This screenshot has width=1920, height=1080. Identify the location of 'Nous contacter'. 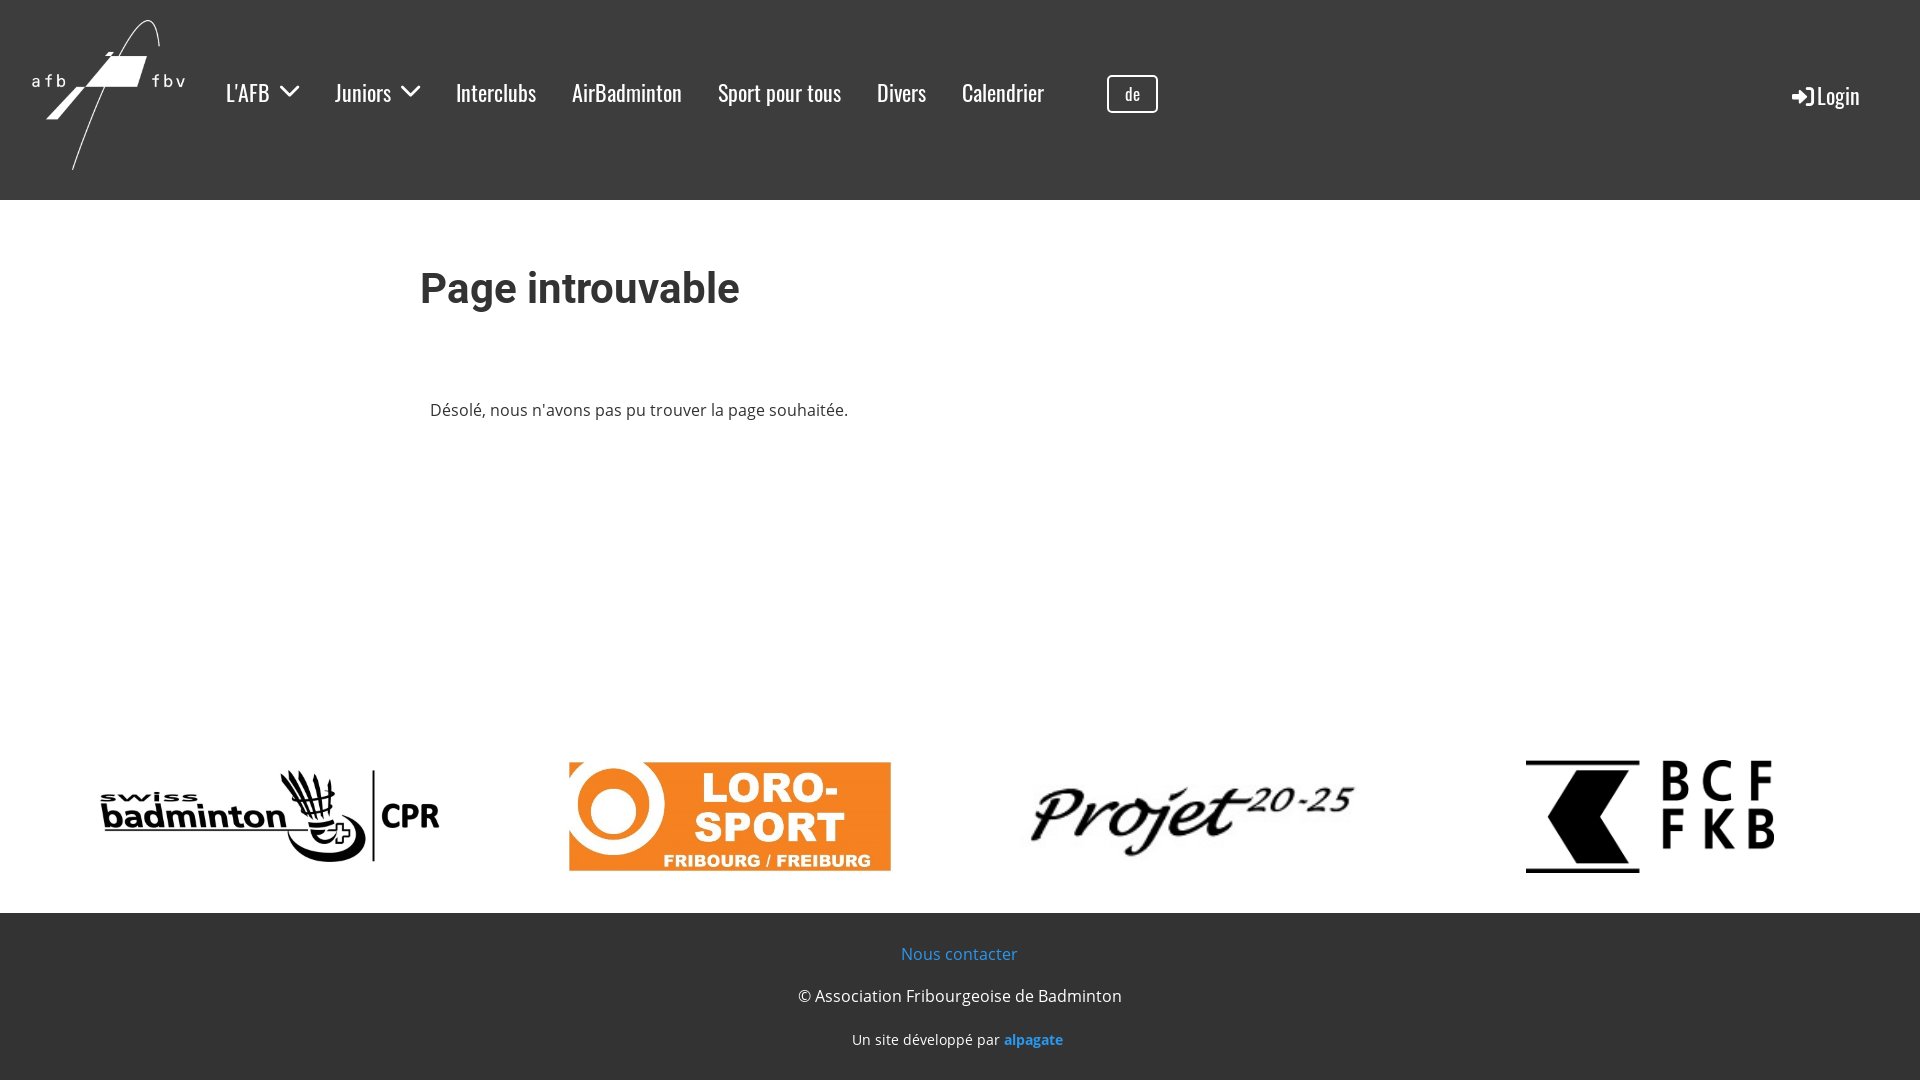
(958, 952).